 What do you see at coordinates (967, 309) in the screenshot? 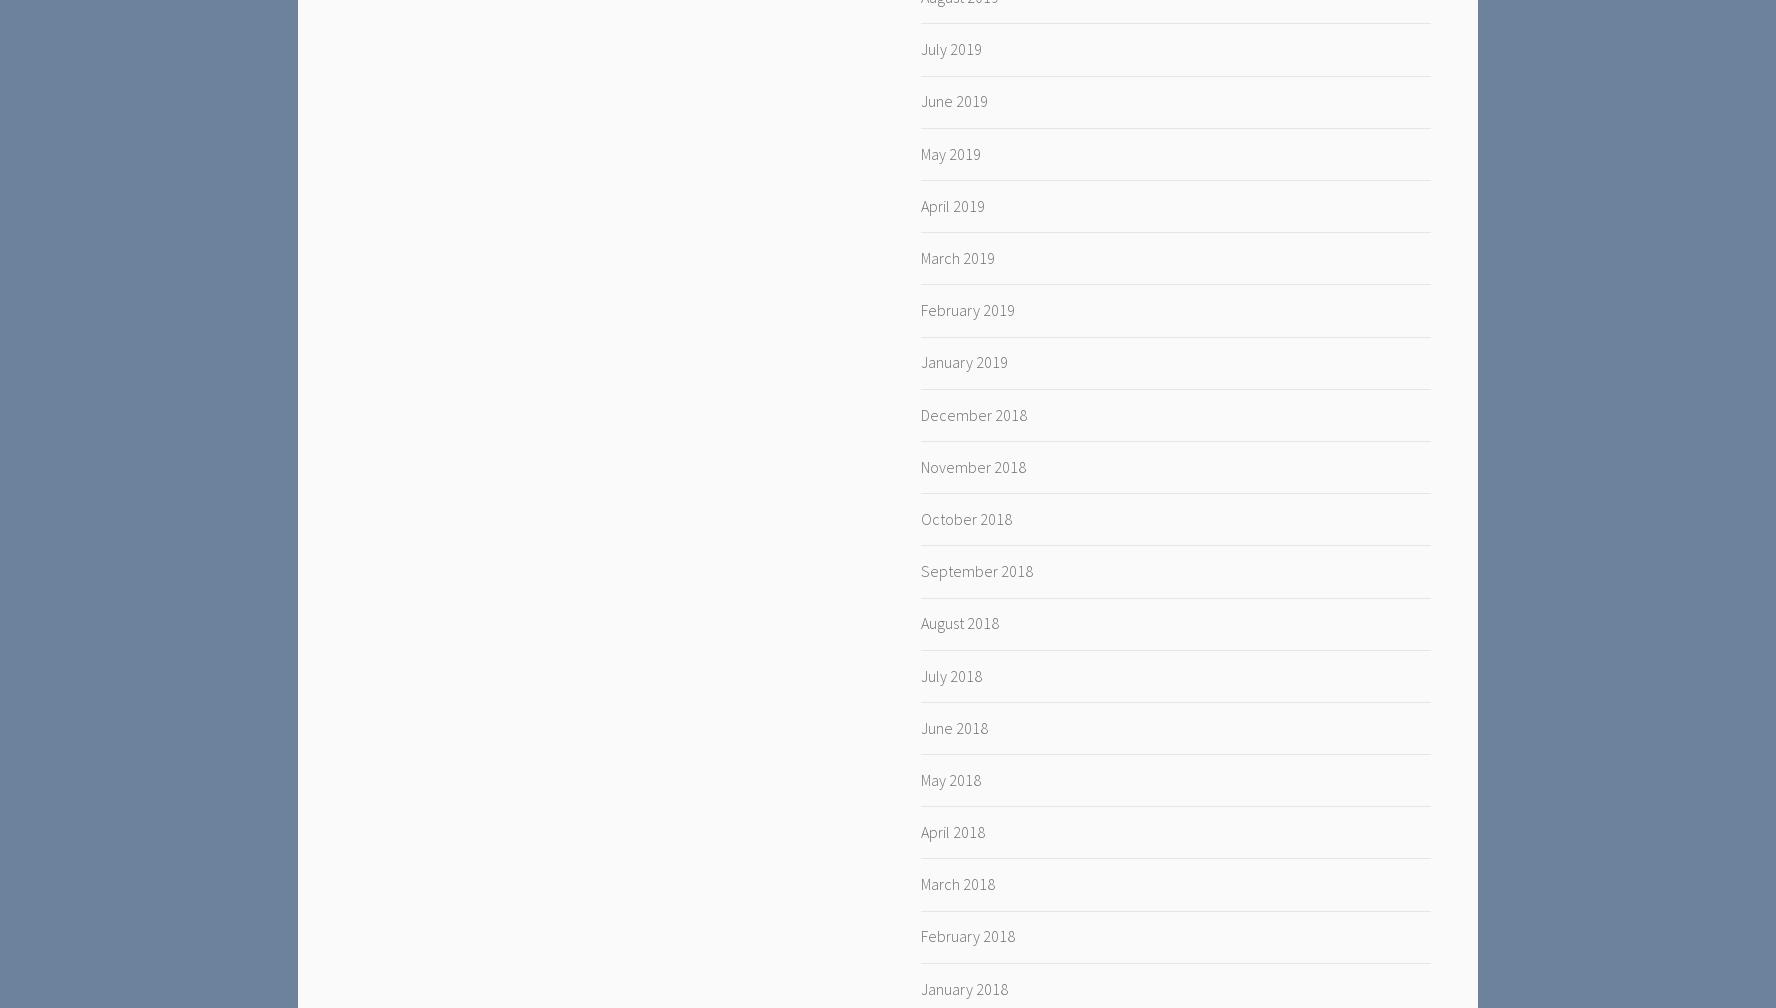
I see `'February 2019'` at bounding box center [967, 309].